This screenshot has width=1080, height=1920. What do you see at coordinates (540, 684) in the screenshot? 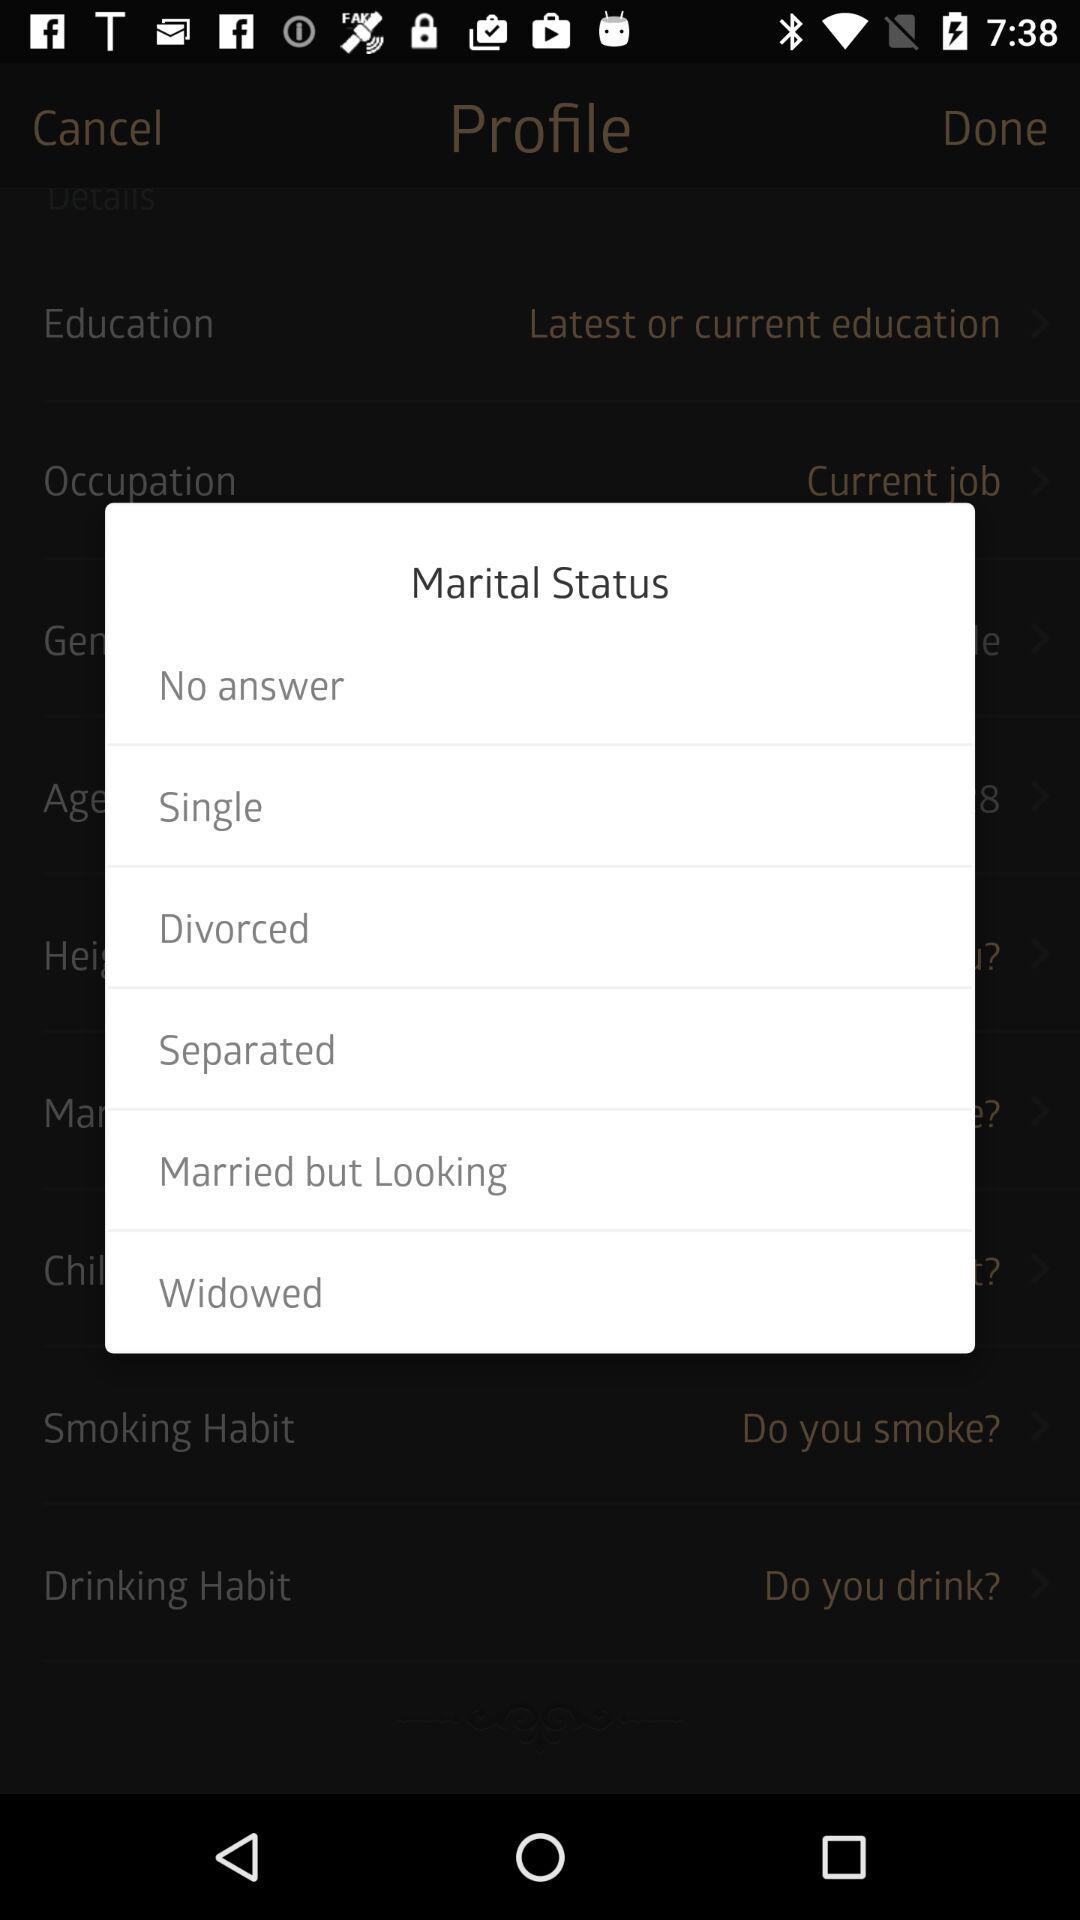
I see `no answer icon` at bounding box center [540, 684].